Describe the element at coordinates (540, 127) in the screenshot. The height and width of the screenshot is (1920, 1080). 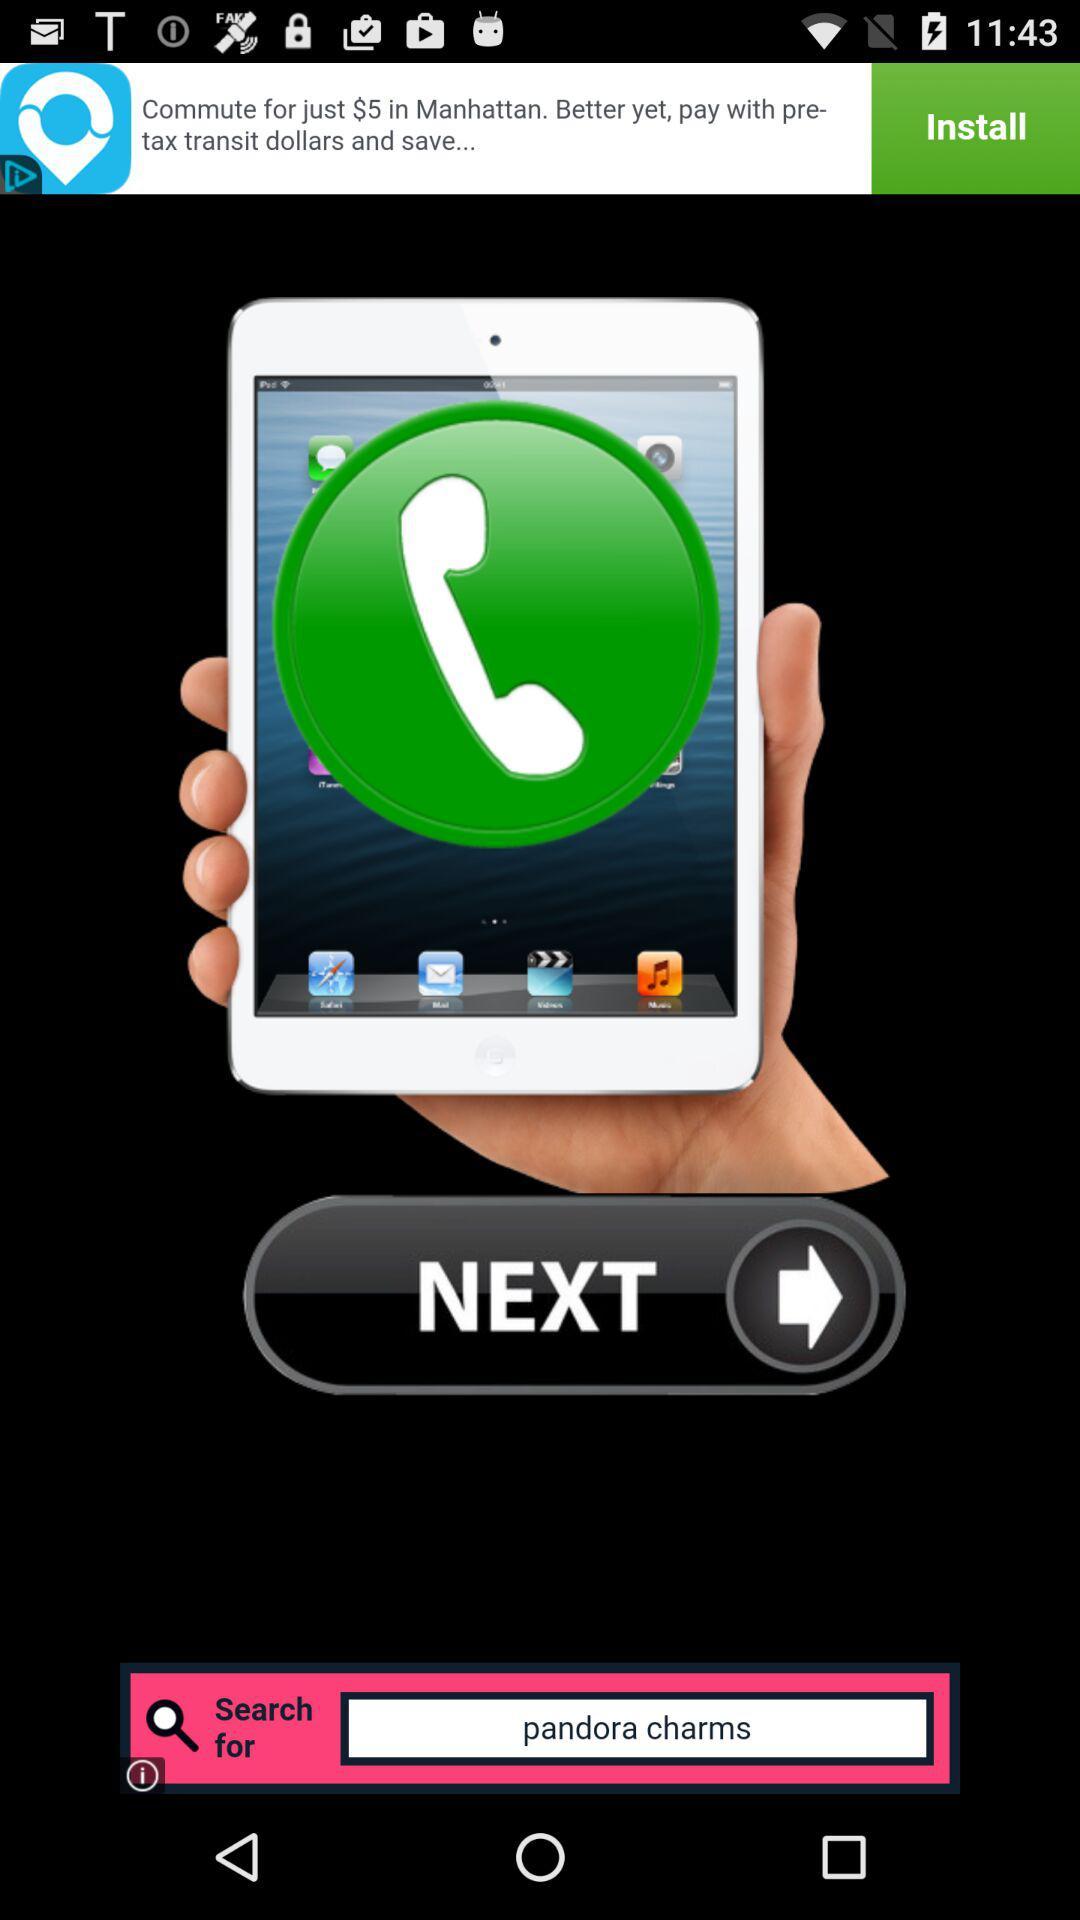
I see `install the app` at that location.